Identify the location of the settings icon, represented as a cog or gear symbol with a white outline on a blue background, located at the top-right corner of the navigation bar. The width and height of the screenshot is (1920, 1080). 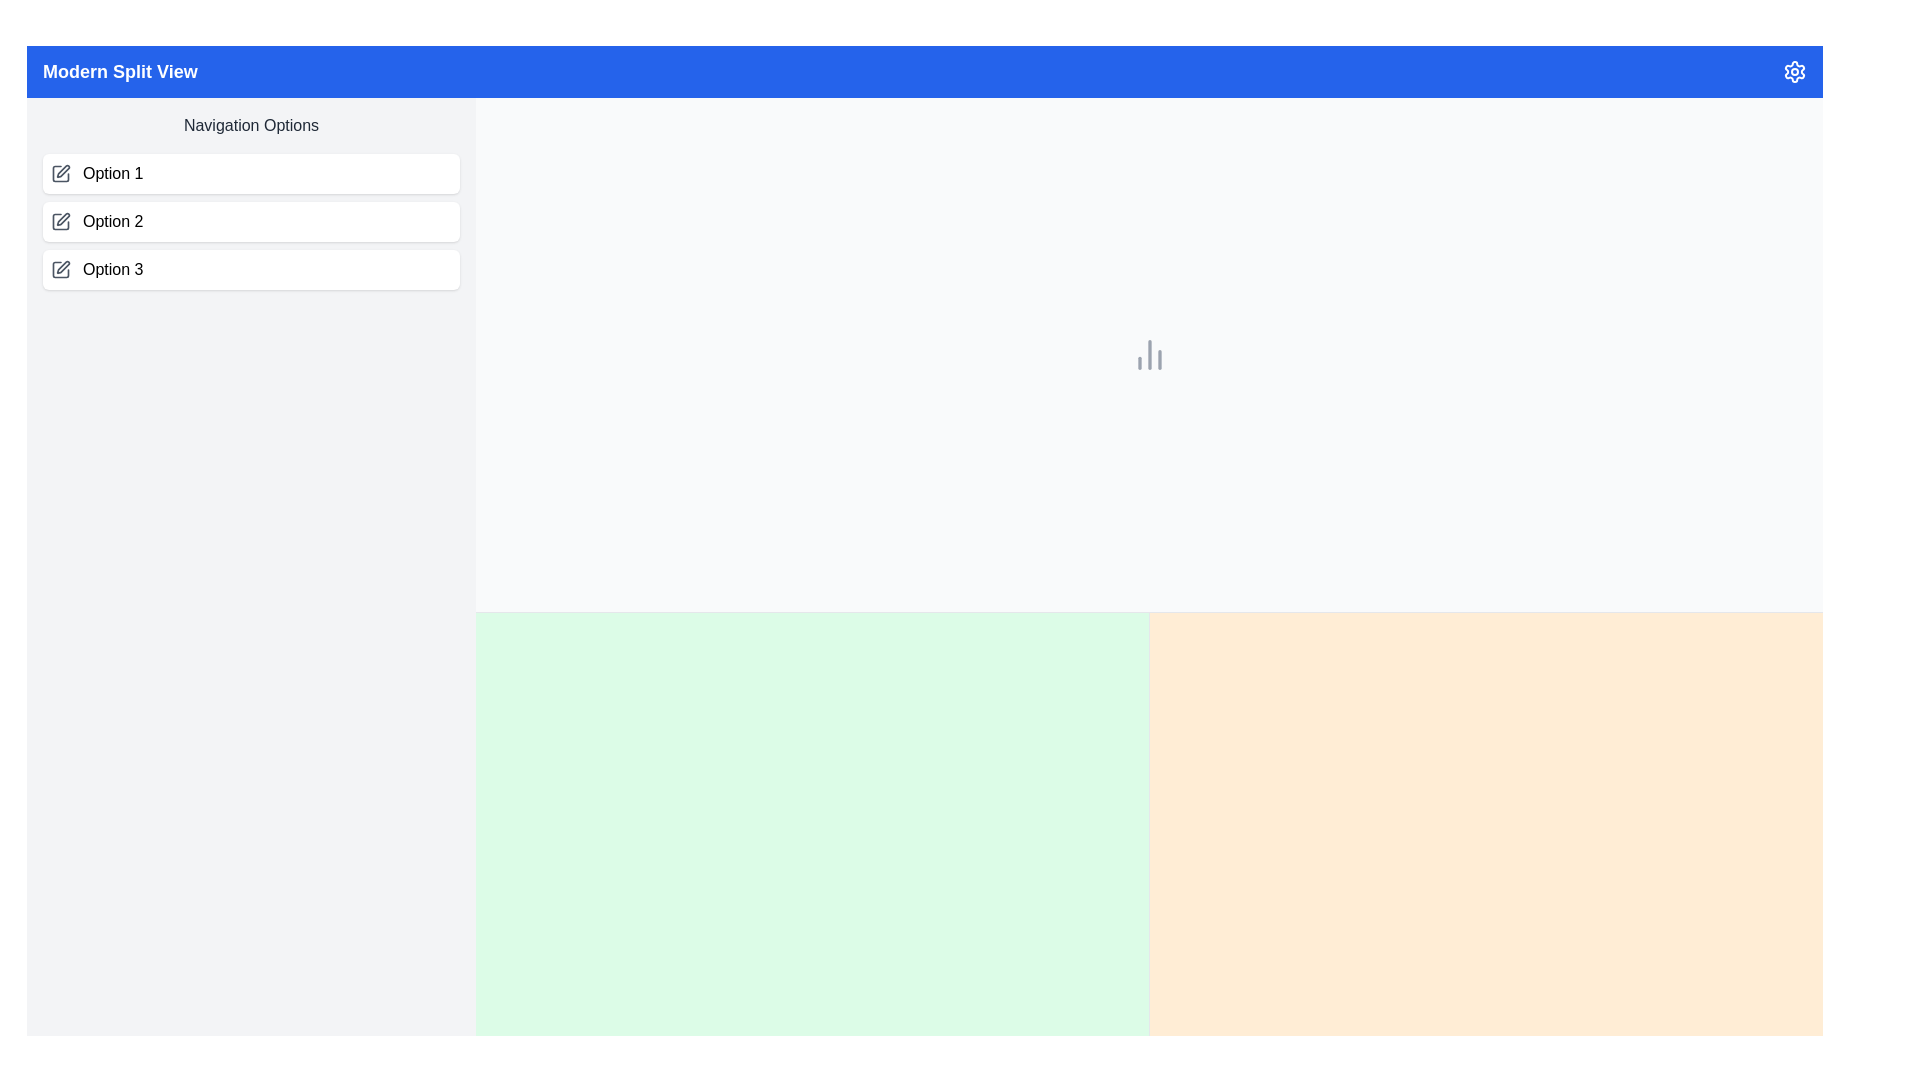
(1795, 71).